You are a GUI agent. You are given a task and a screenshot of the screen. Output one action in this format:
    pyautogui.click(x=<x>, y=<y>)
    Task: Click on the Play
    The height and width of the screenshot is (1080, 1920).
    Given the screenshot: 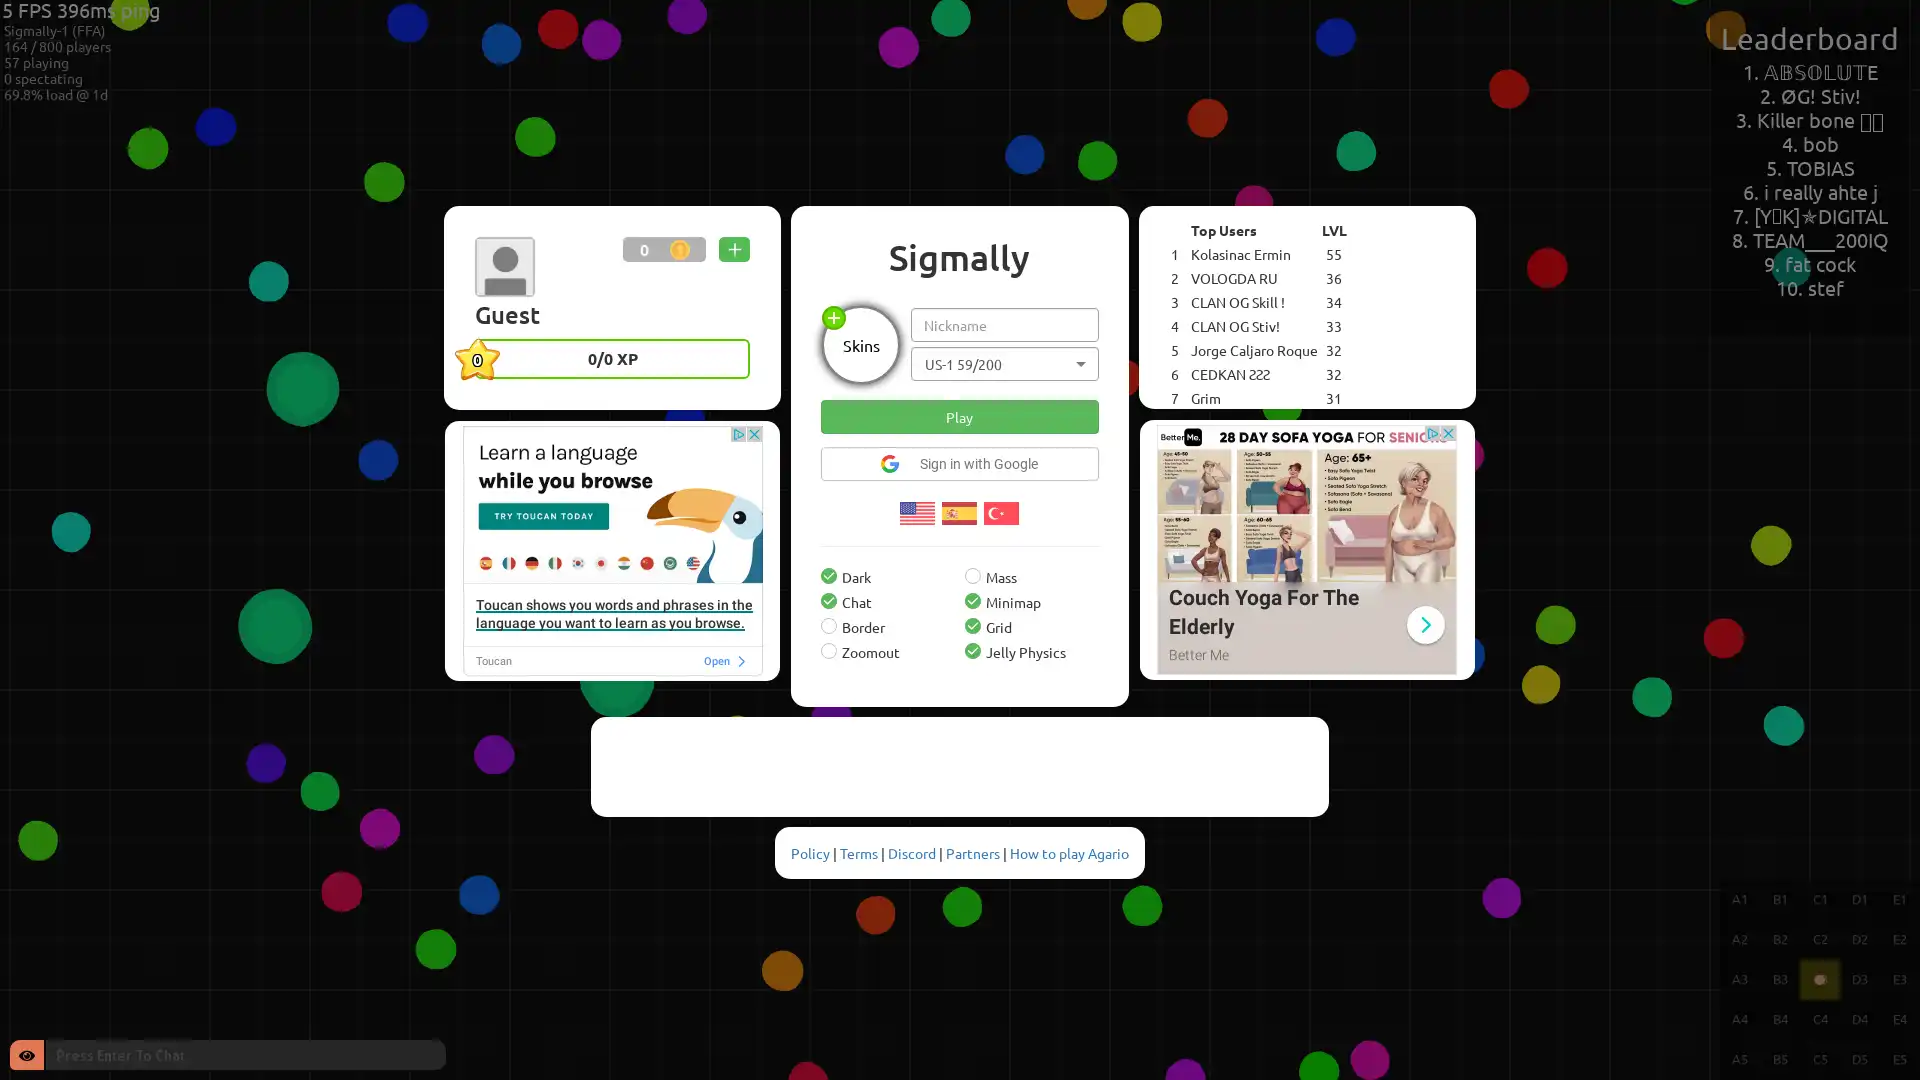 What is the action you would take?
    pyautogui.click(x=958, y=415)
    